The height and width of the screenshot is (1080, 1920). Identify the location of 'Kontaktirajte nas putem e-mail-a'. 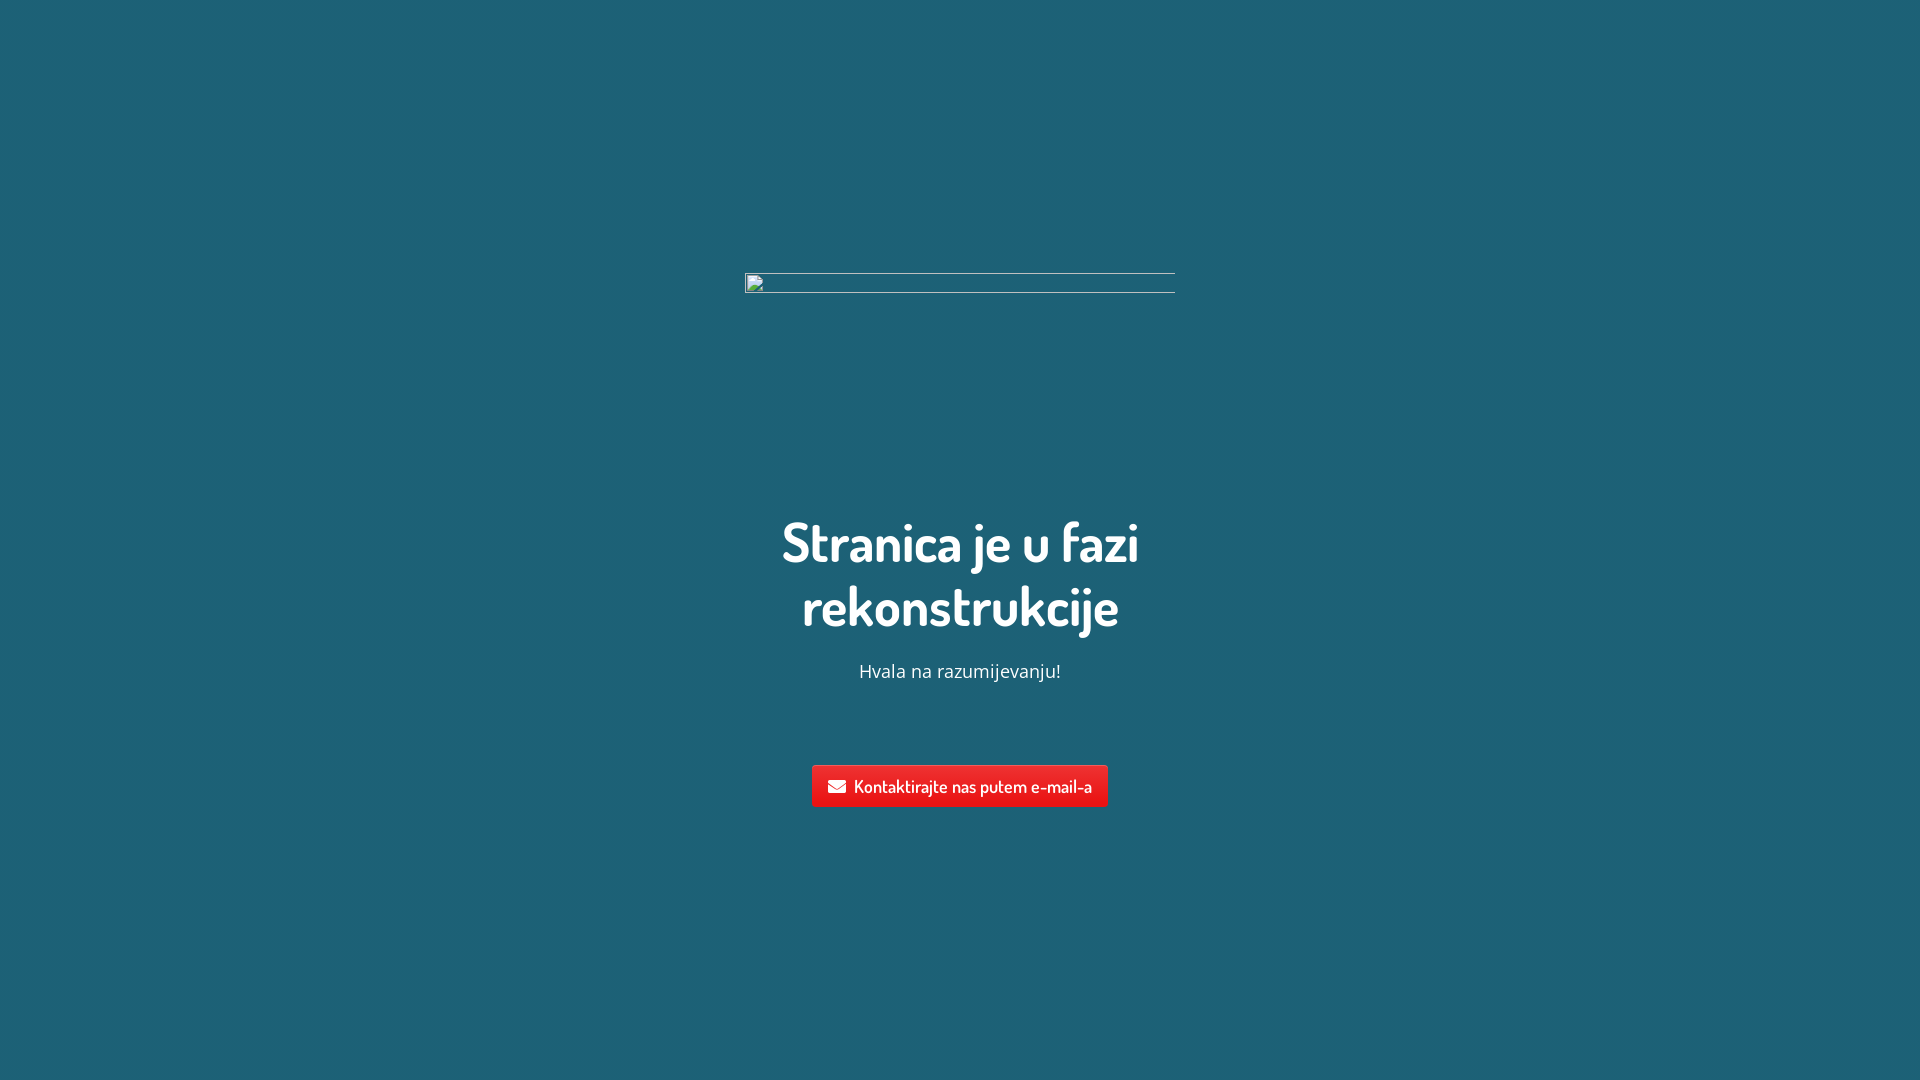
(960, 785).